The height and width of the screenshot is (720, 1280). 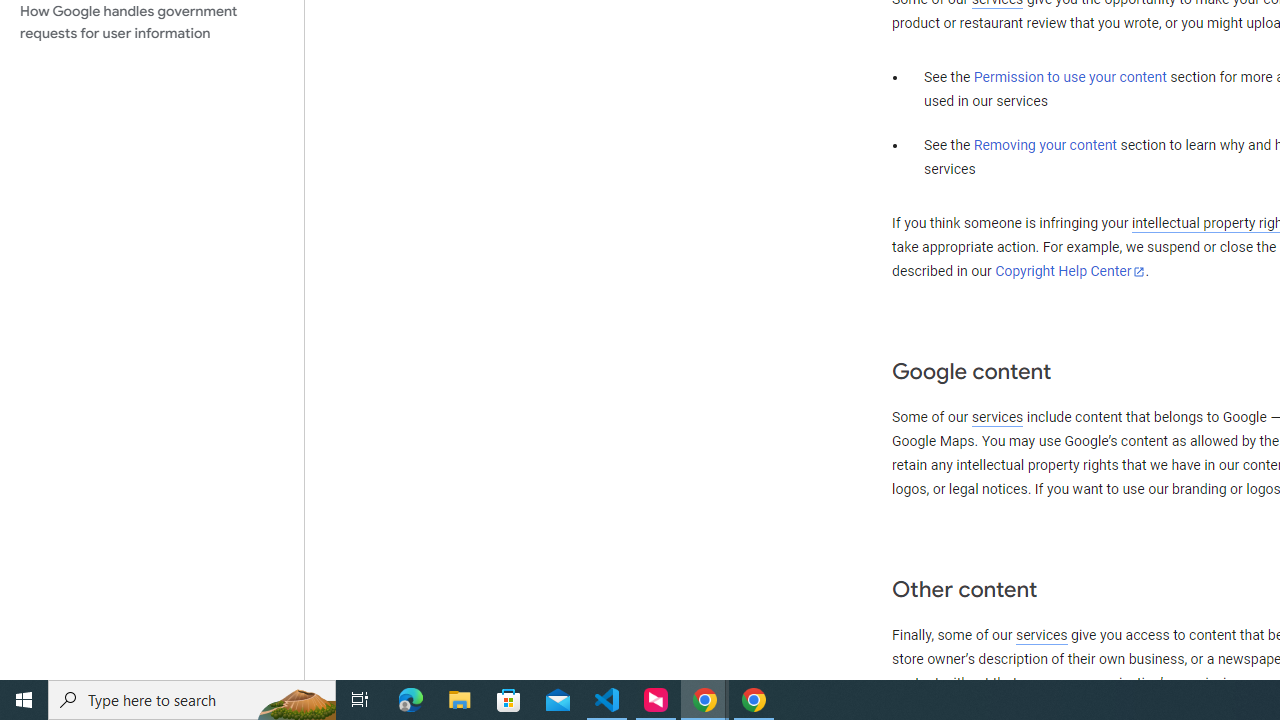 What do you see at coordinates (1069, 77) in the screenshot?
I see `'Permission to use your content'` at bounding box center [1069, 77].